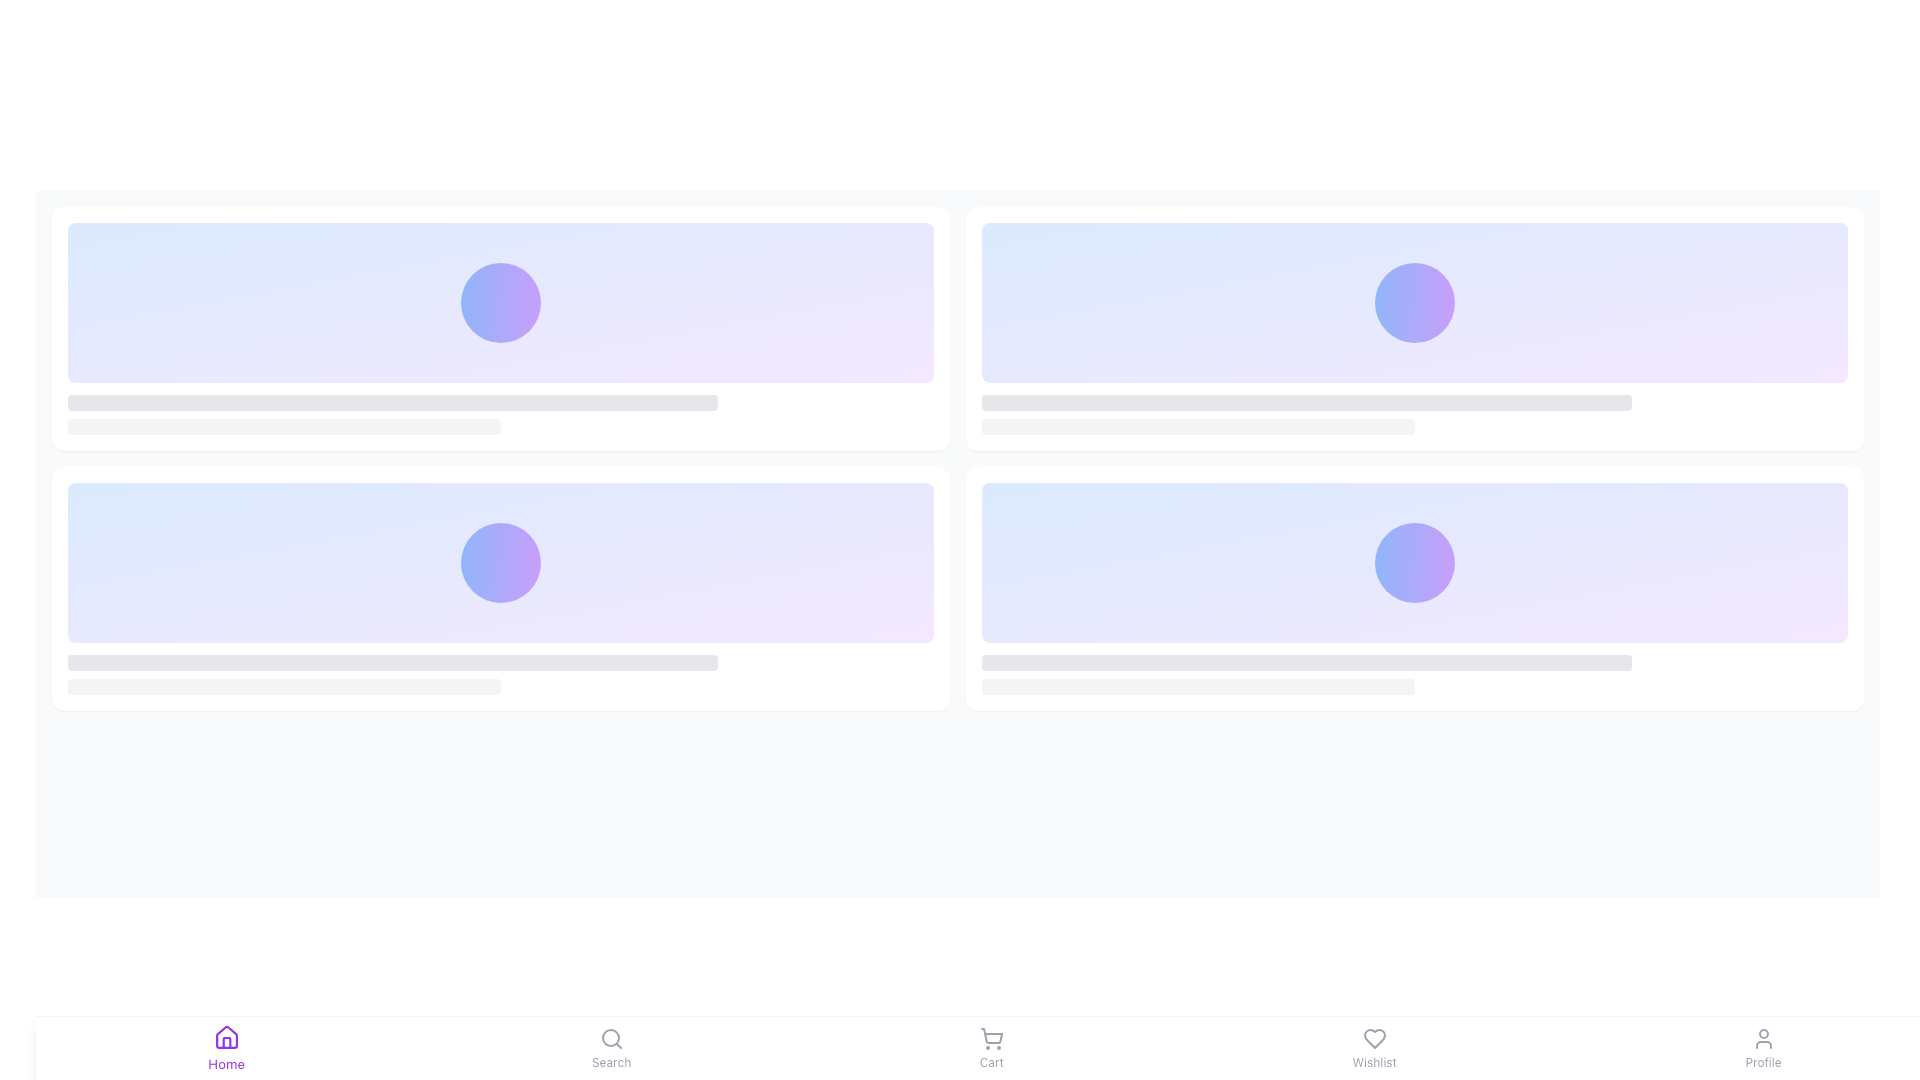 The height and width of the screenshot is (1080, 1920). Describe the element at coordinates (991, 1035) in the screenshot. I see `the shopping cart icon located in the bottom navigation bar, which is the third icon from the left` at that location.